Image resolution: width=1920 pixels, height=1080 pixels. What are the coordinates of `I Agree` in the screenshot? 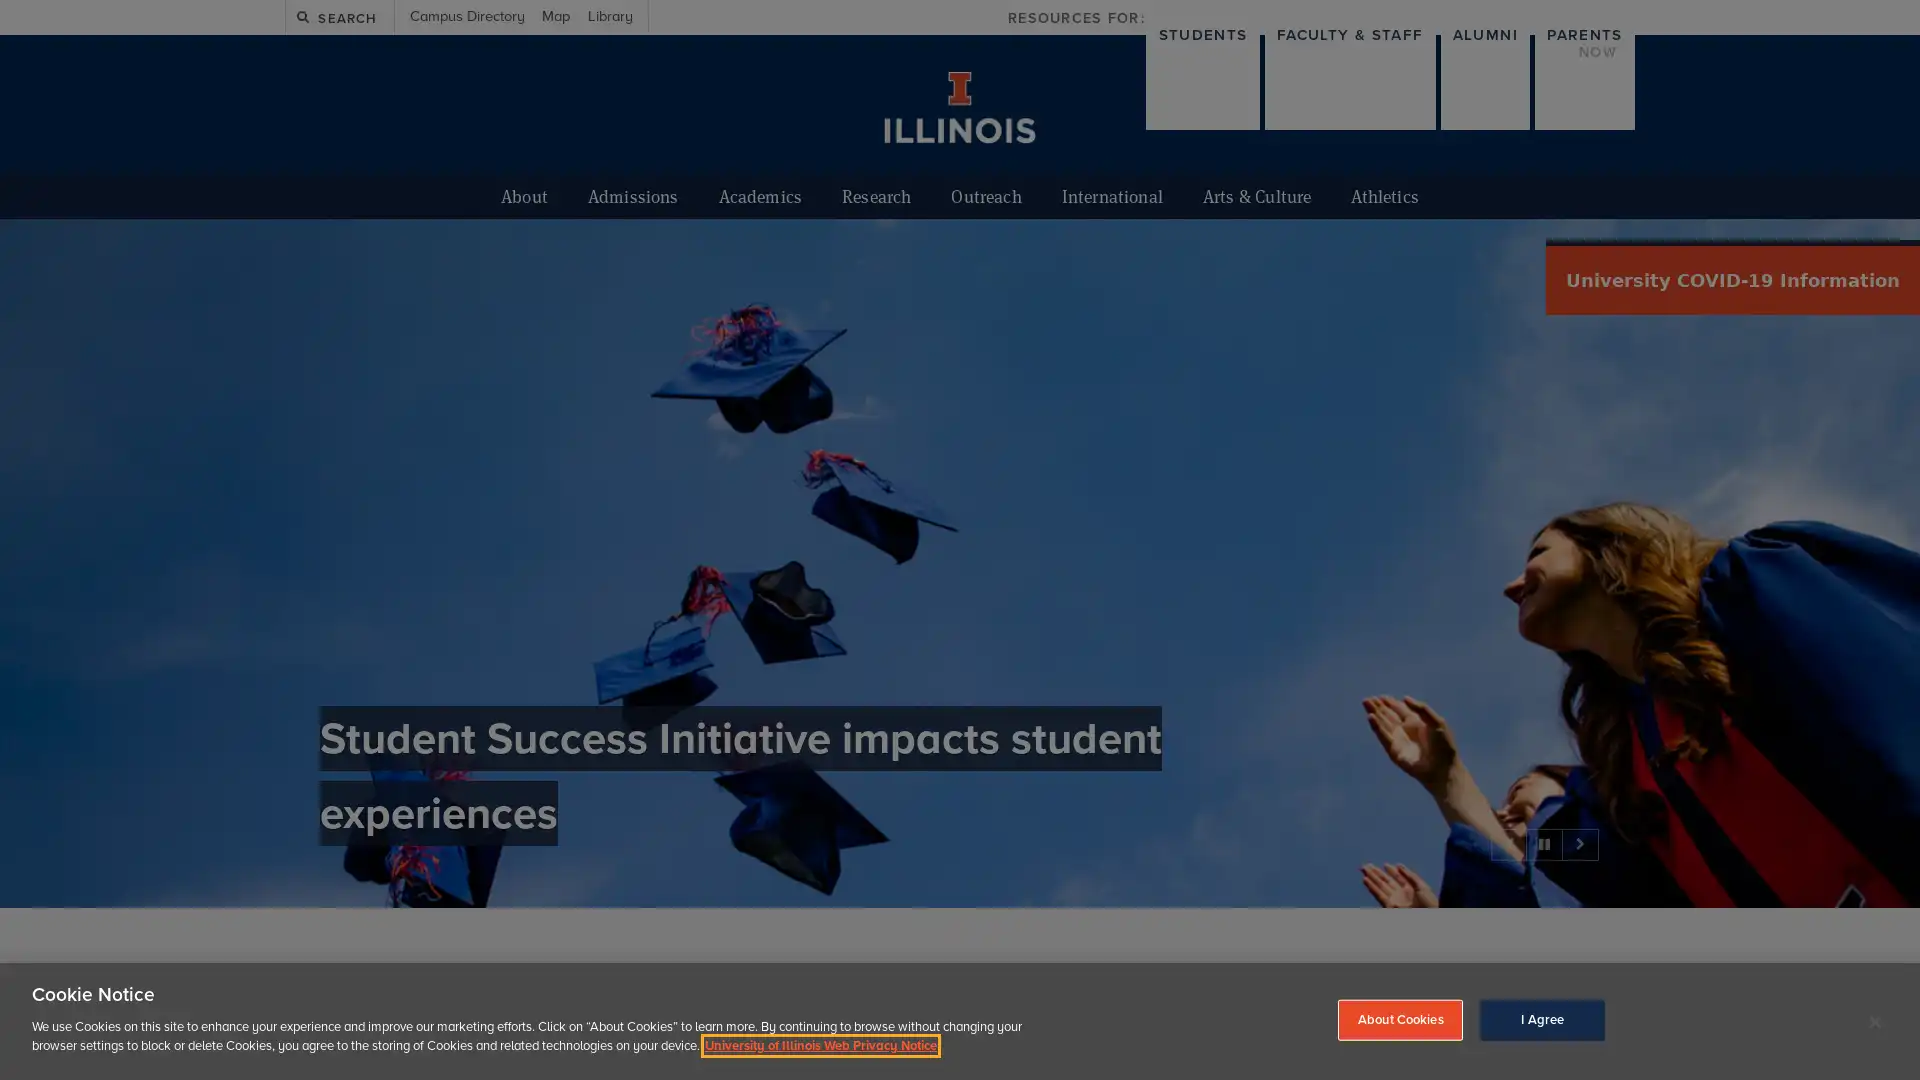 It's located at (1541, 1019).